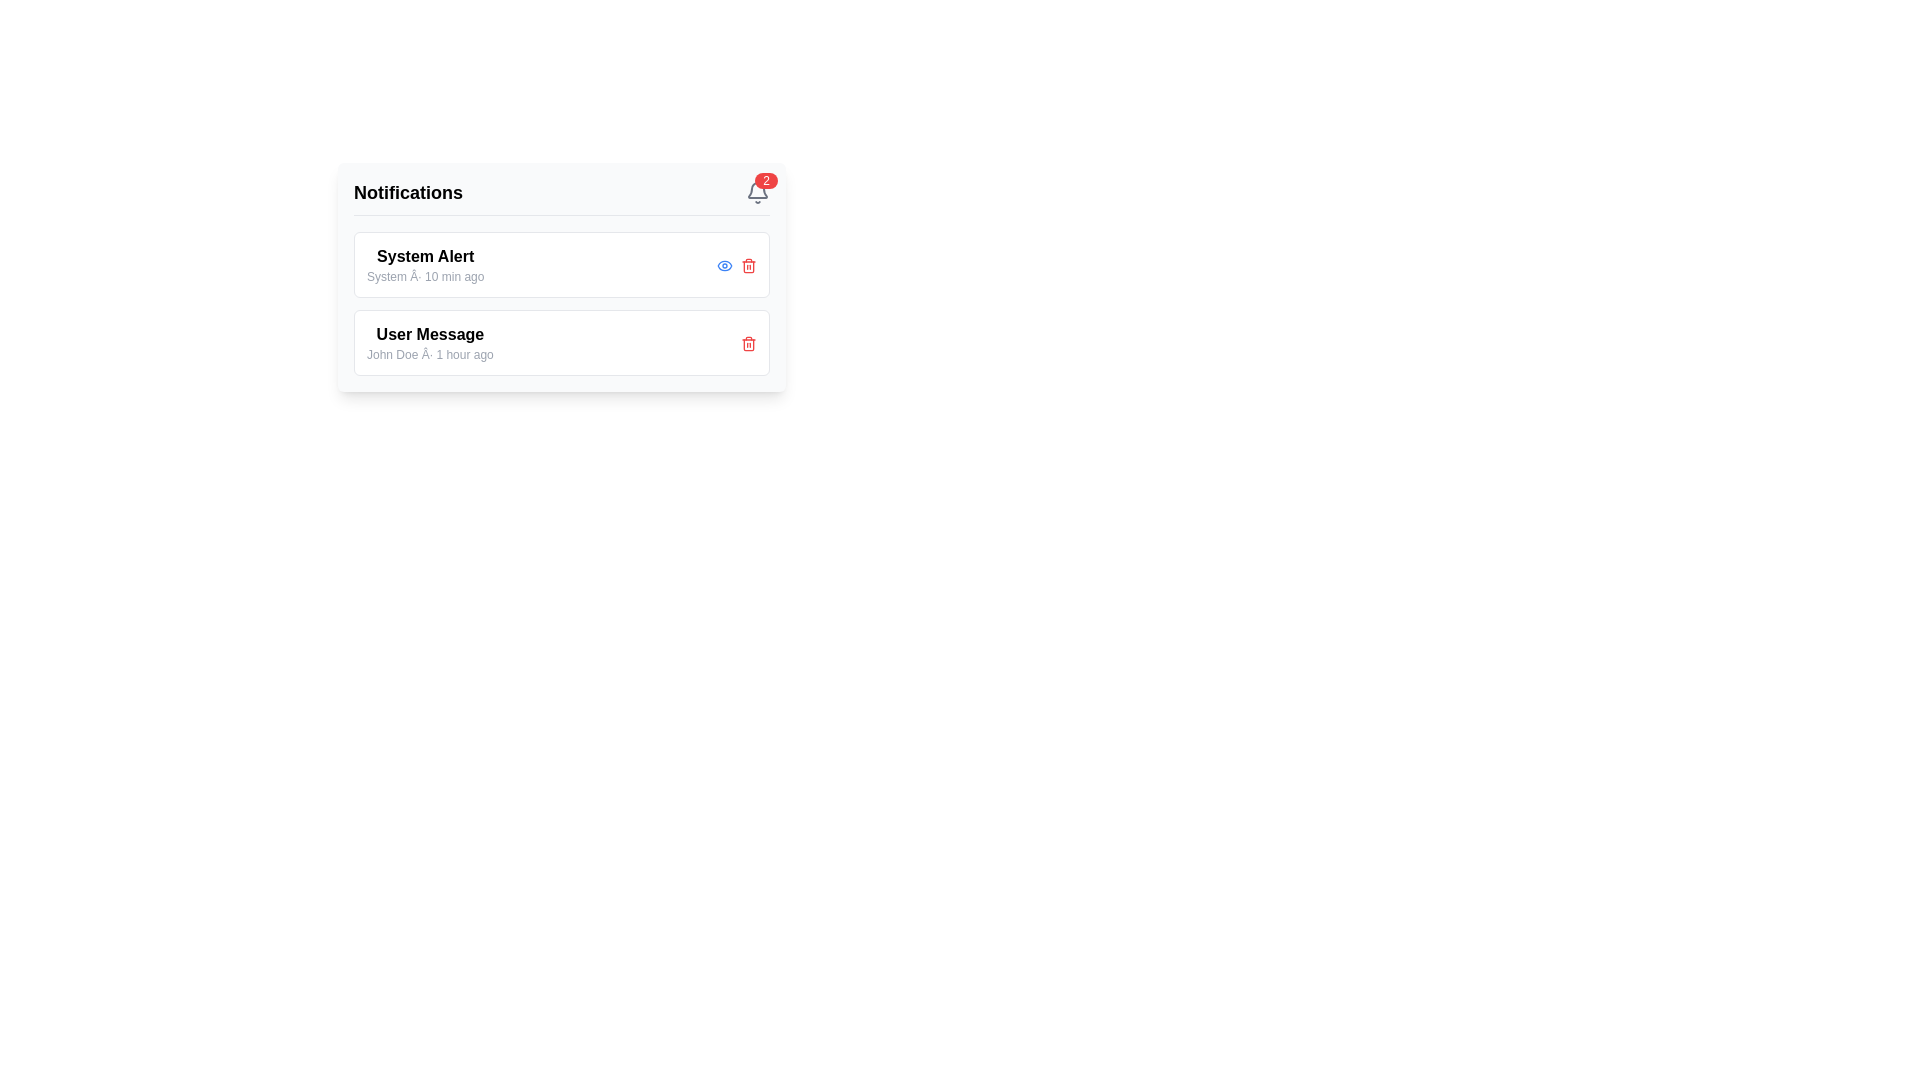 This screenshot has width=1920, height=1080. I want to click on the small text label displaying 'System · 10 min ago', which is located below the 'System Alert' heading in the first notification card, so click(424, 277).